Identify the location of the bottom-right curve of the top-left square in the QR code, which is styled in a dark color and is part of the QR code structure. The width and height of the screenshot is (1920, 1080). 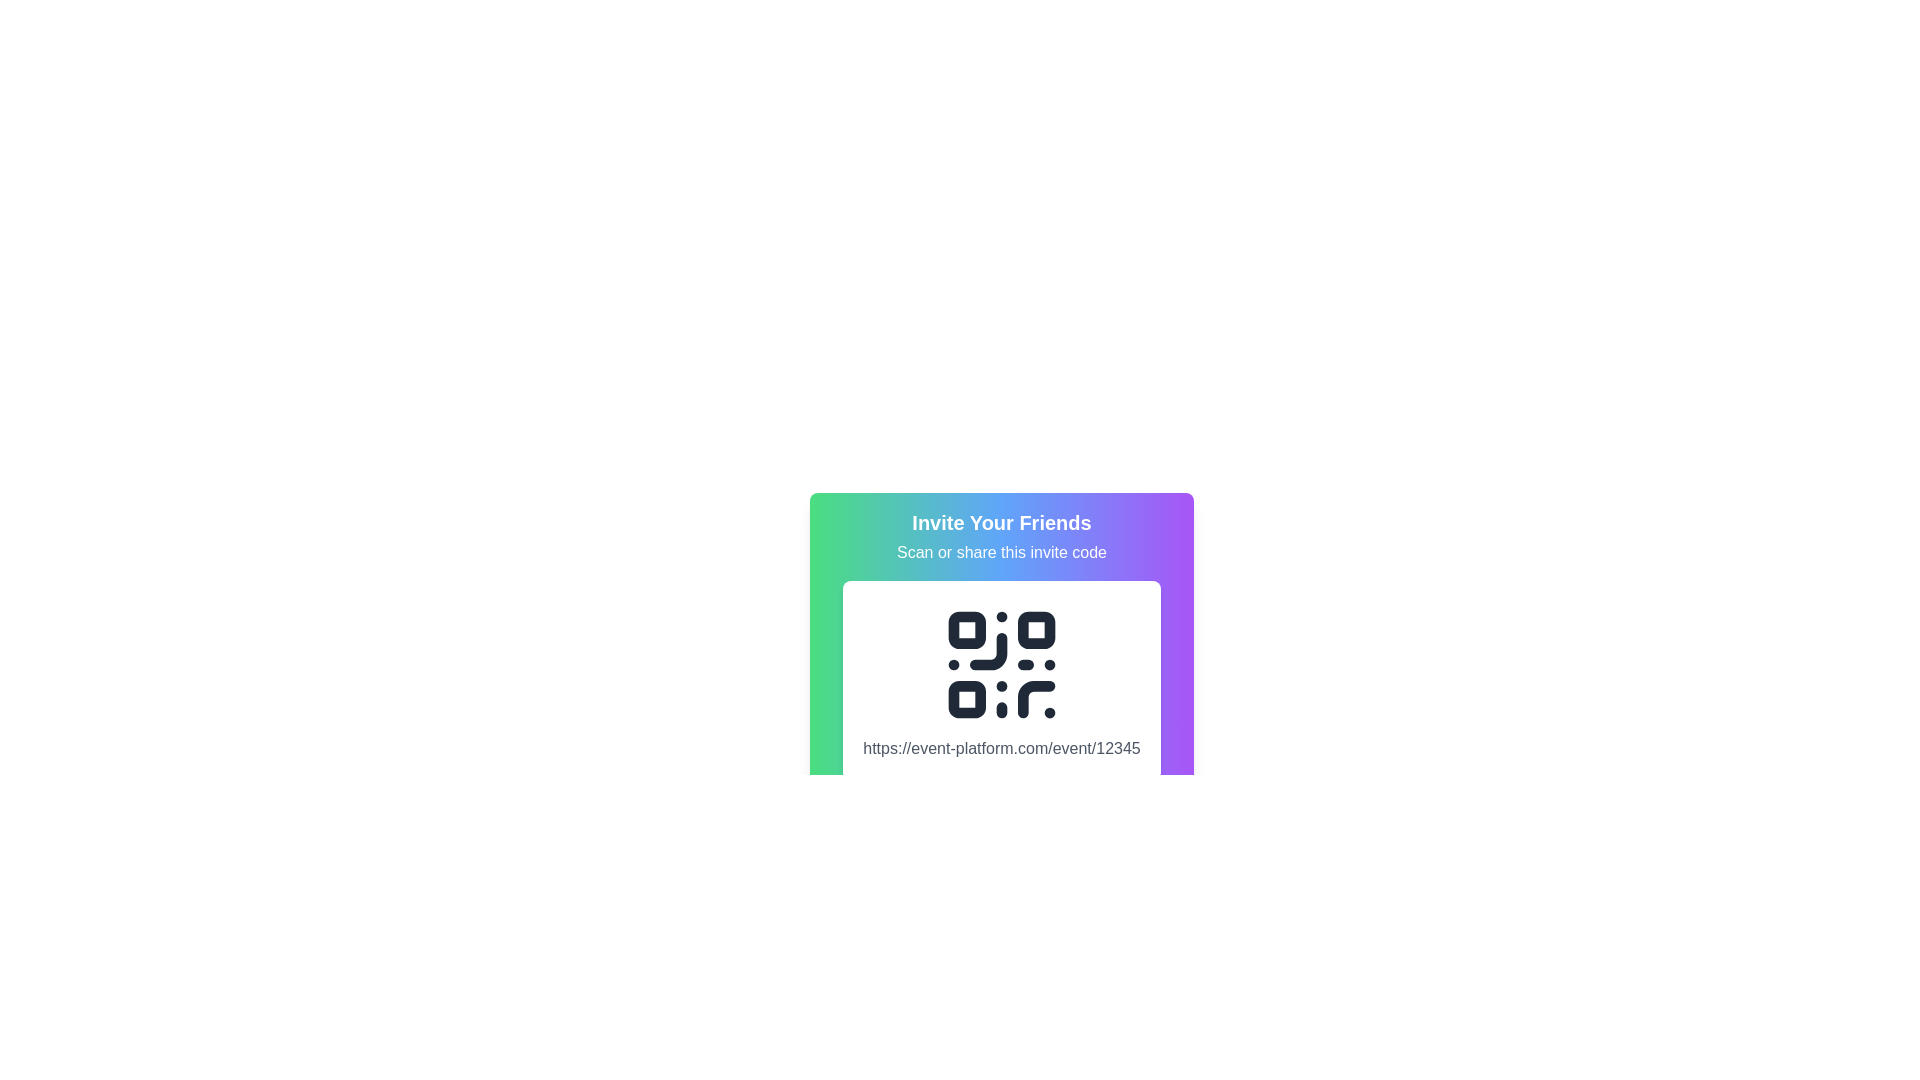
(988, 651).